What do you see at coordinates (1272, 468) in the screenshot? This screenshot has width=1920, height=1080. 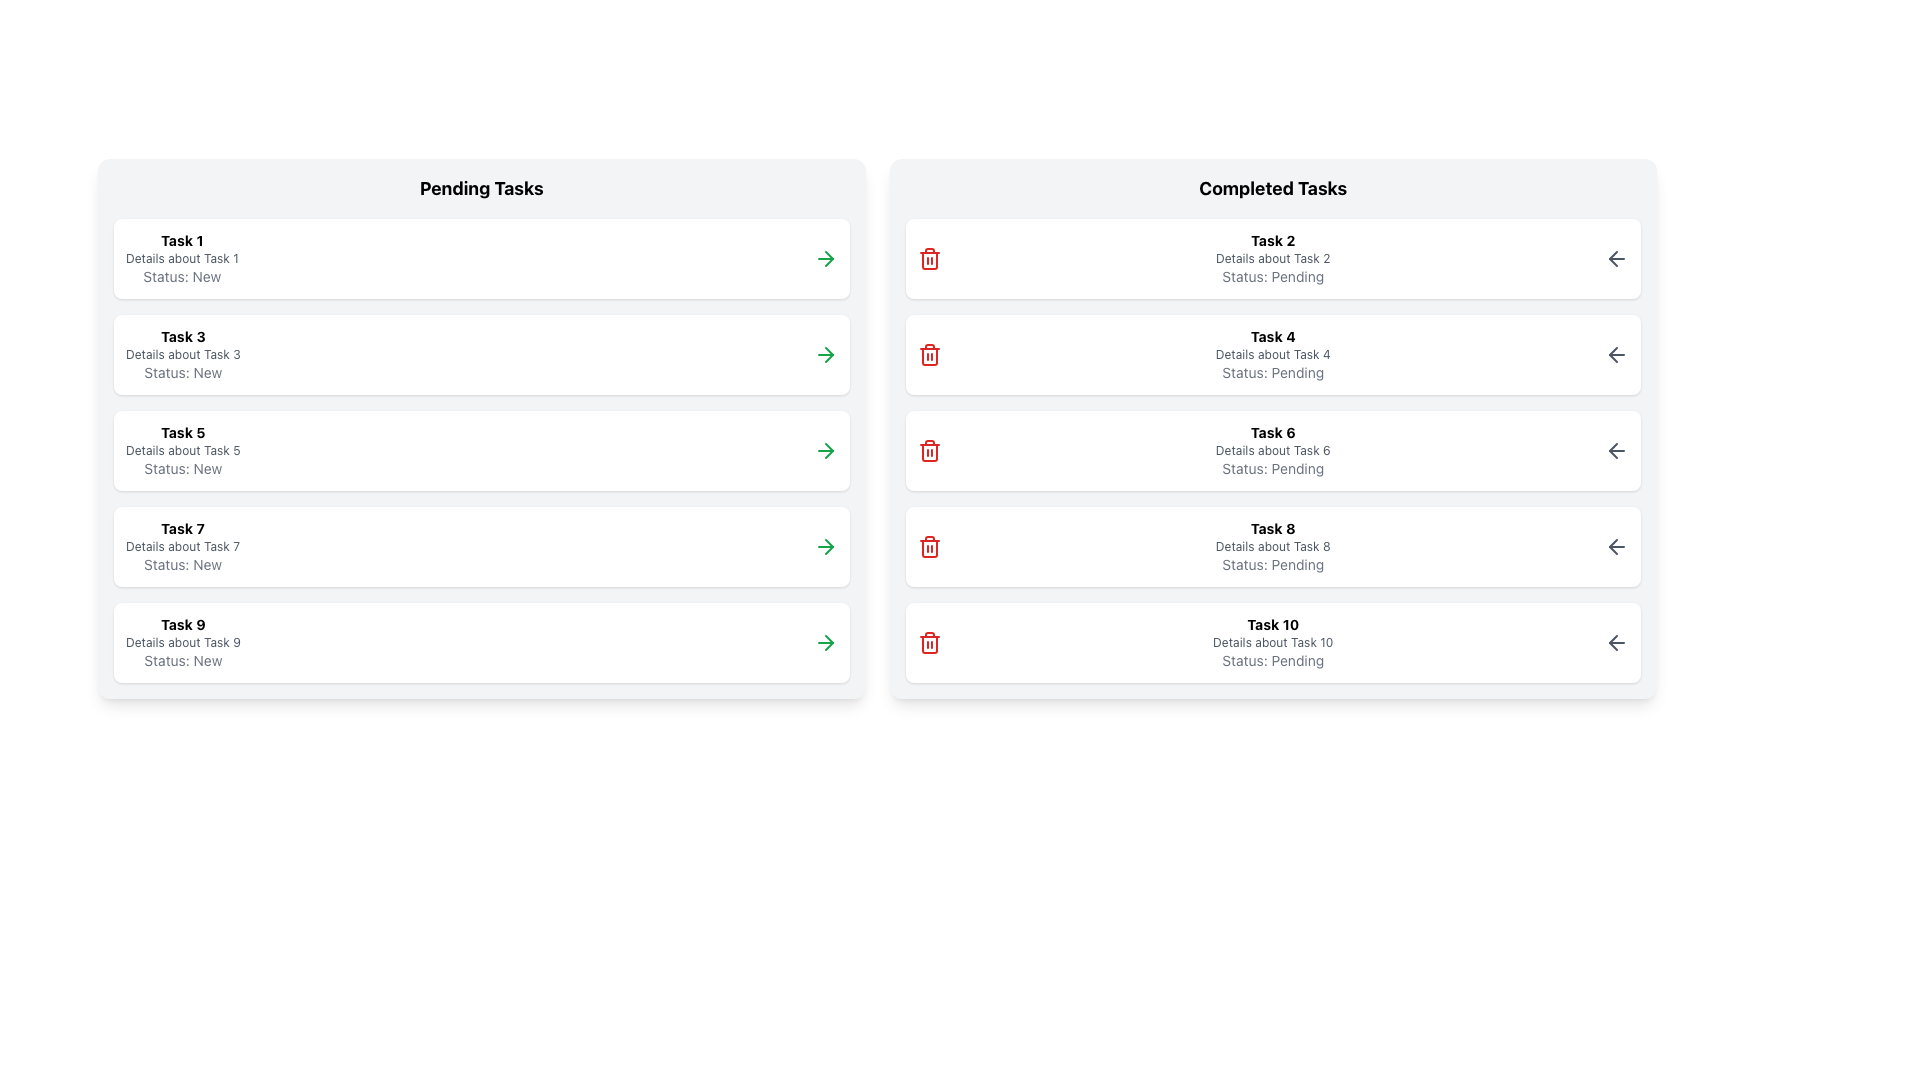 I see `text from the Text Label displaying 'Status: Pending' in gray font located in the bottom segment of the task card for 'Task 6'` at bounding box center [1272, 468].